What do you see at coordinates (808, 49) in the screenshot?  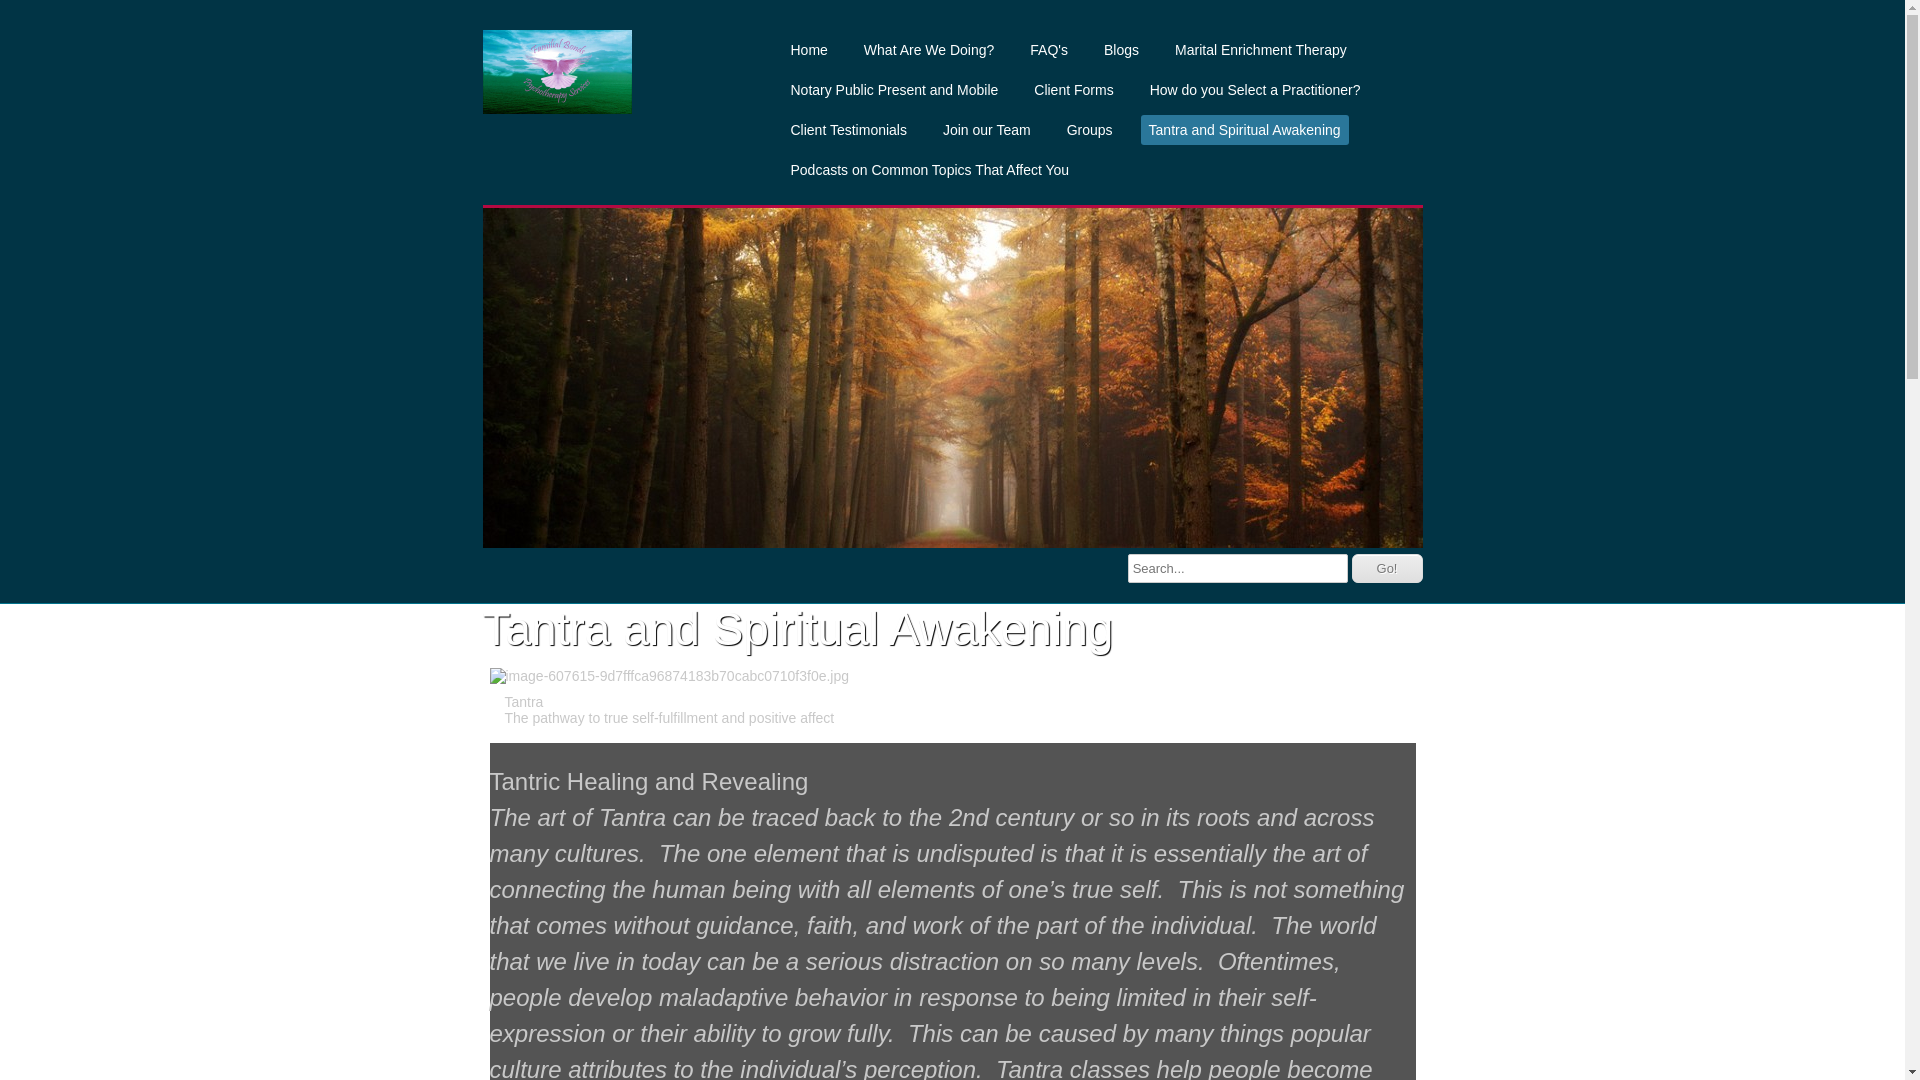 I see `'Home'` at bounding box center [808, 49].